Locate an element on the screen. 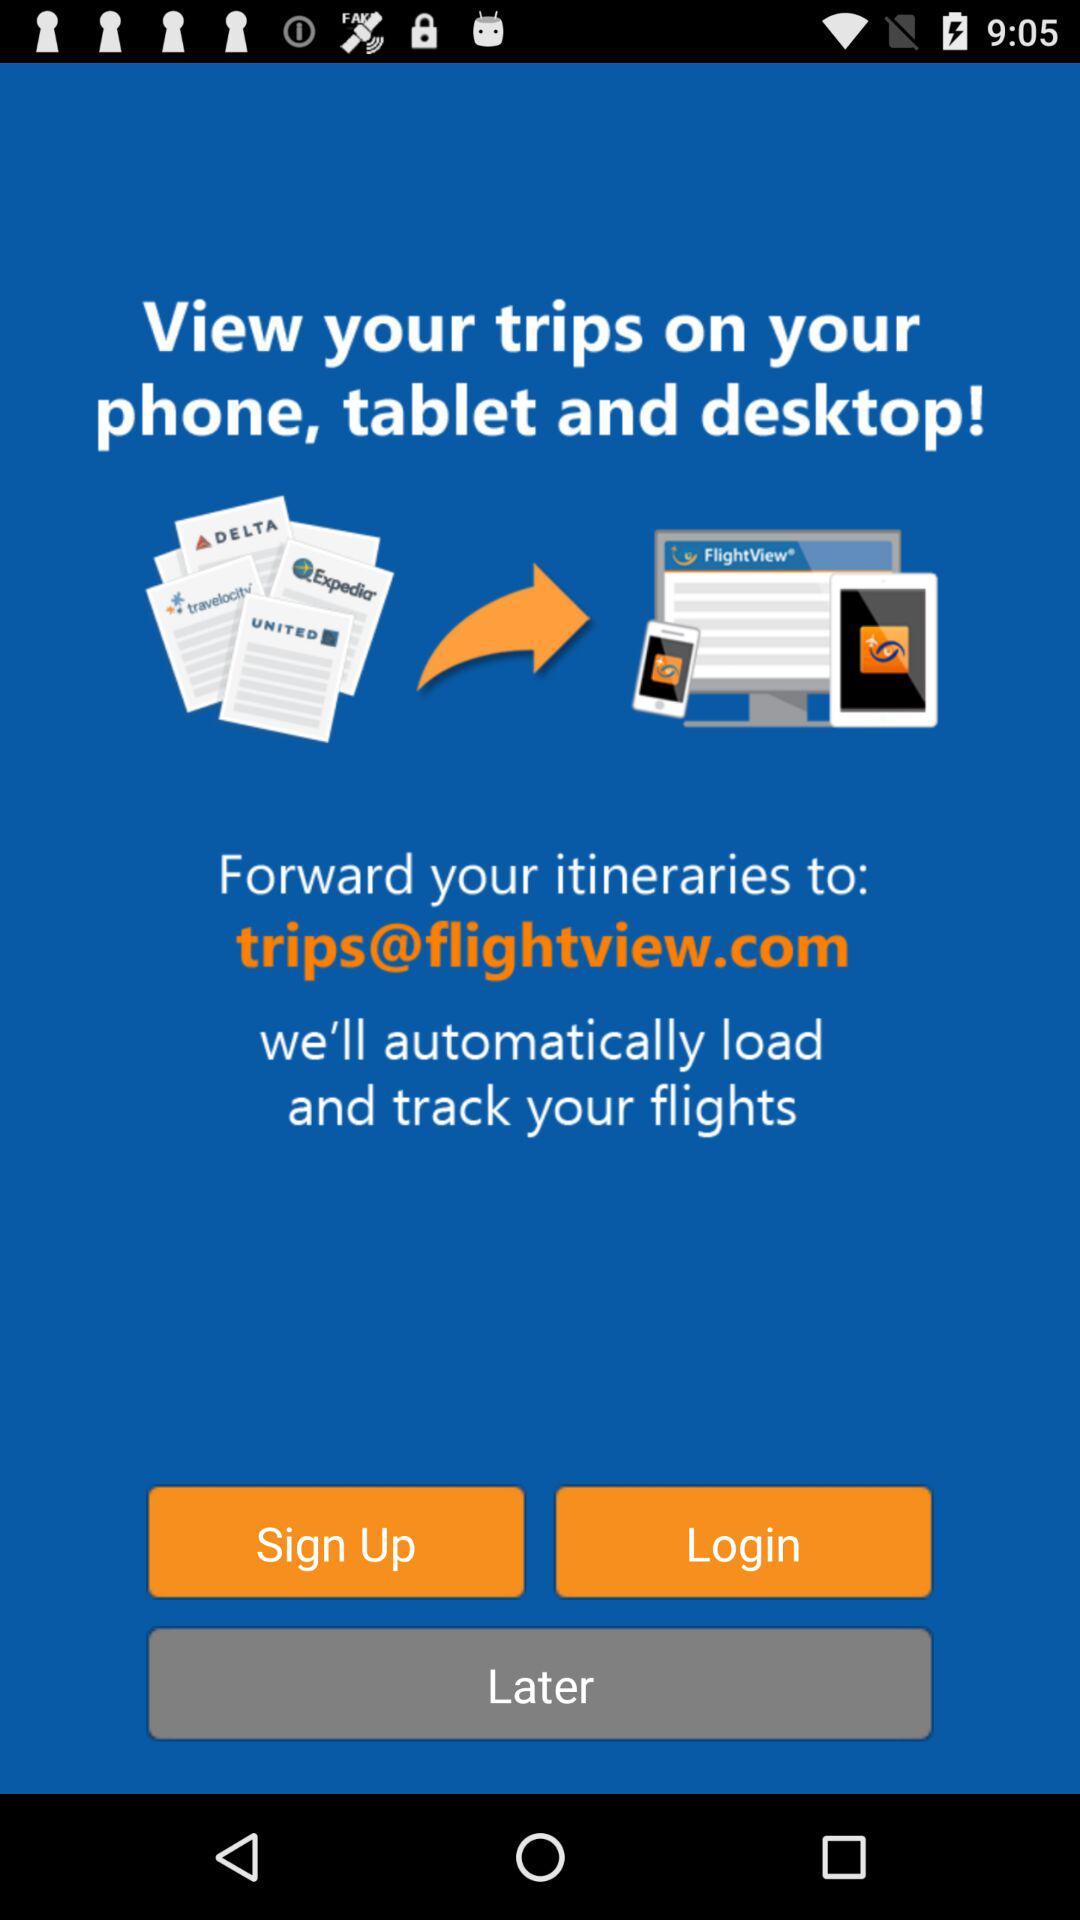  later icon is located at coordinates (540, 1682).